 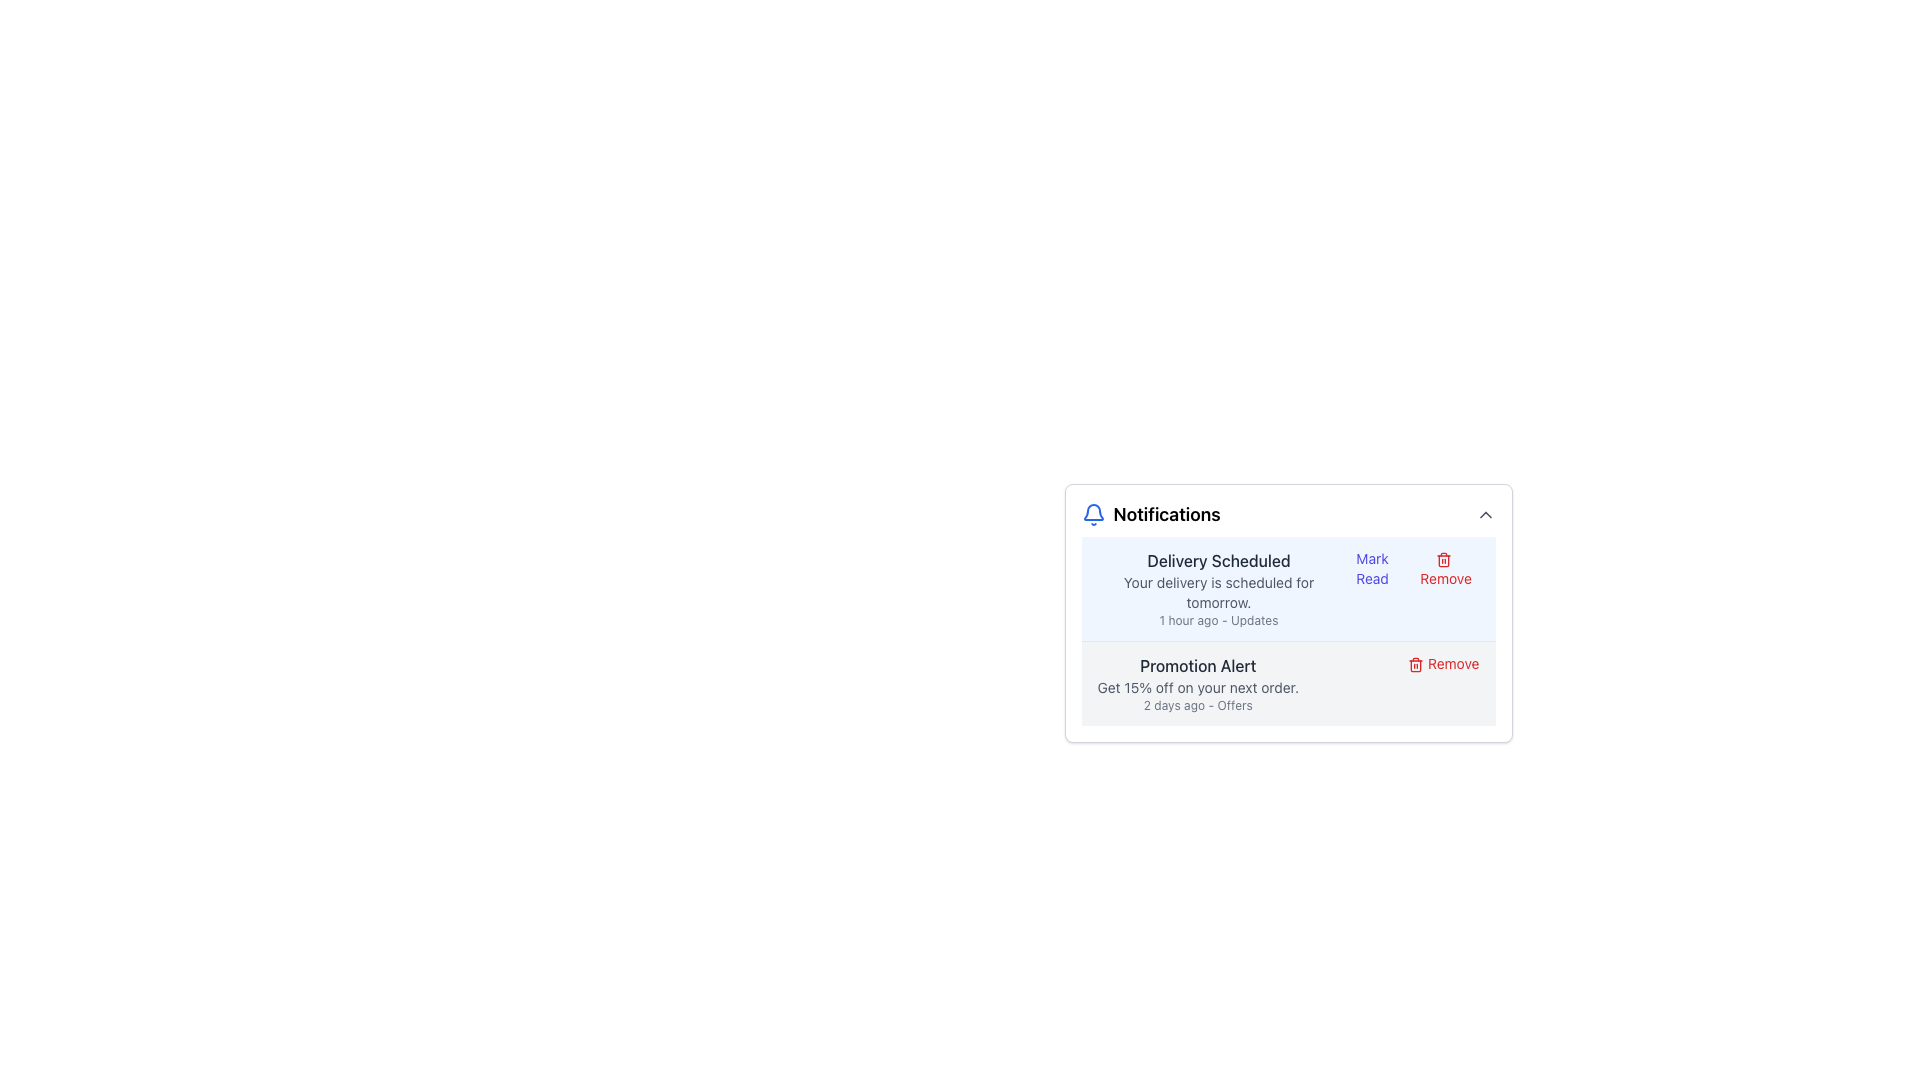 What do you see at coordinates (1151, 514) in the screenshot?
I see `the header element that features a bell icon and the text 'Notifications', located at the top-left corner of the notifications panel` at bounding box center [1151, 514].